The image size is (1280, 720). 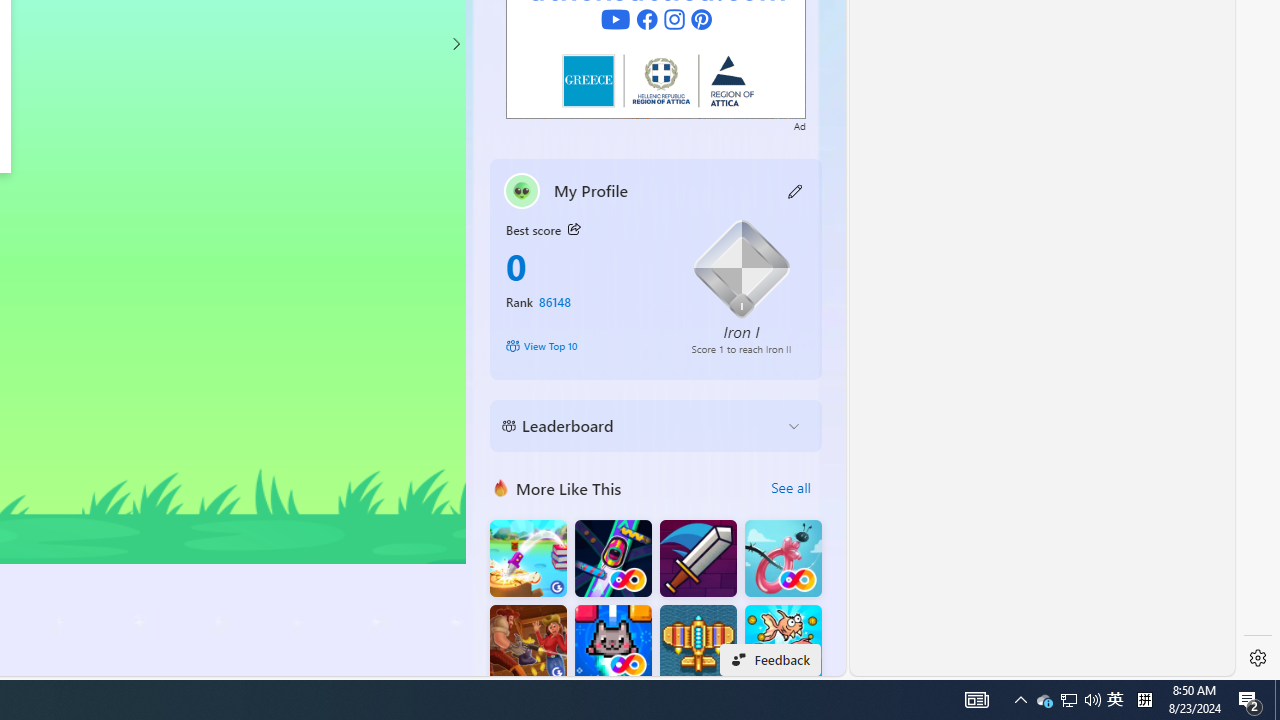 What do you see at coordinates (790, 488) in the screenshot?
I see `'See all'` at bounding box center [790, 488].